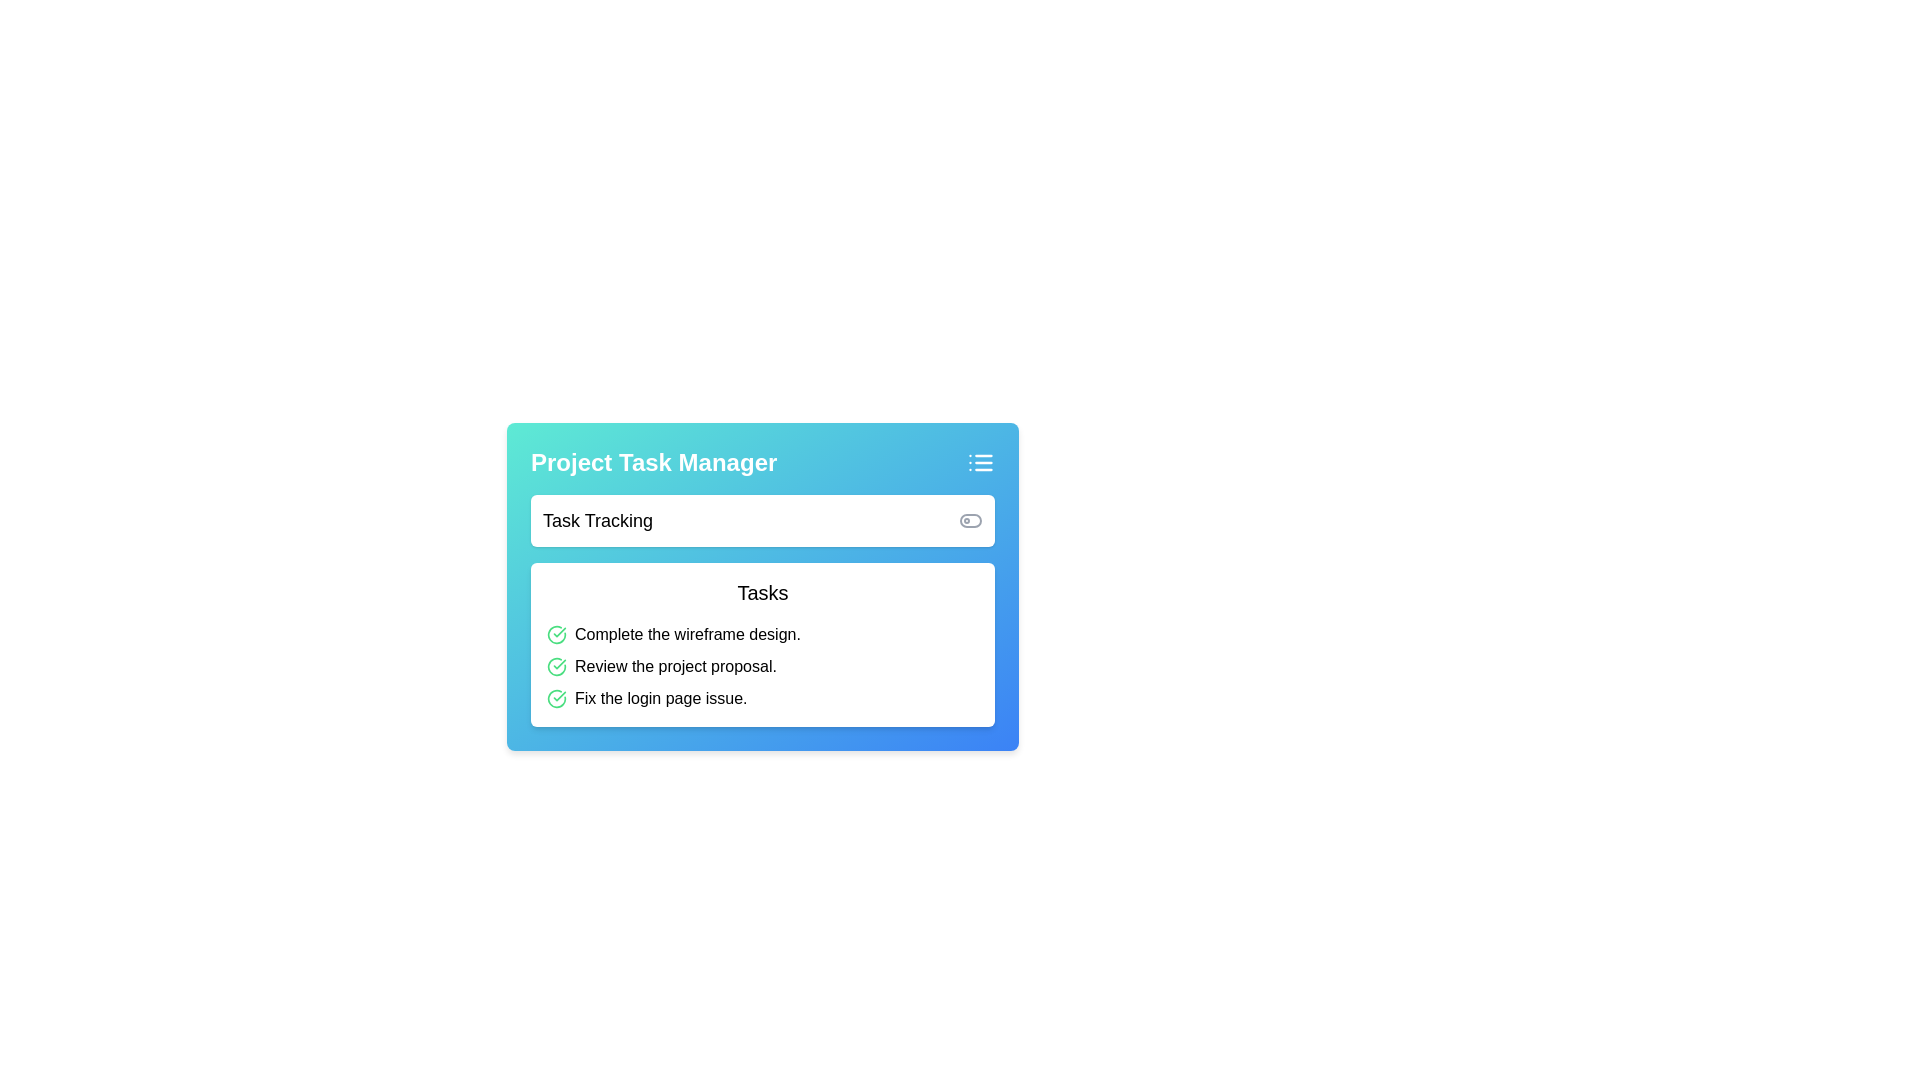 The width and height of the screenshot is (1920, 1080). What do you see at coordinates (970, 519) in the screenshot?
I see `the toggle switch icon located at the right end of the 'Task Tracking' section to change its state` at bounding box center [970, 519].